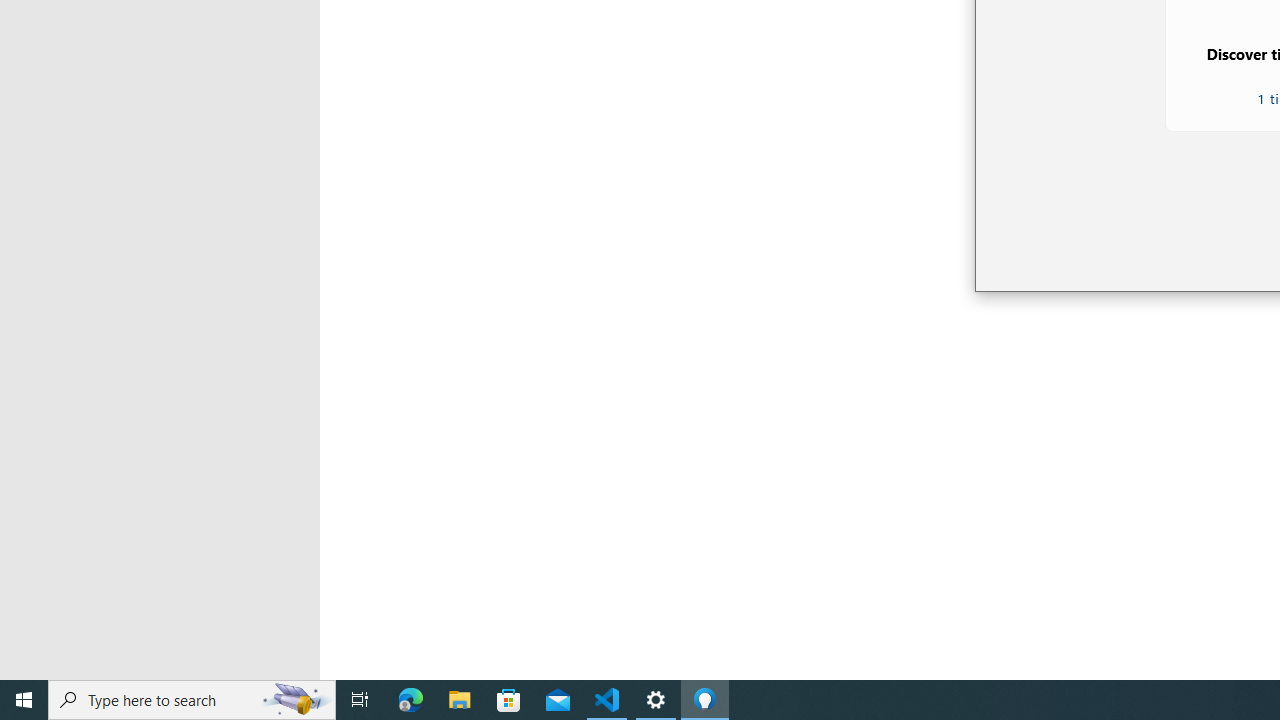 The width and height of the screenshot is (1280, 720). What do you see at coordinates (656, 698) in the screenshot?
I see `'Settings - 1 running window'` at bounding box center [656, 698].